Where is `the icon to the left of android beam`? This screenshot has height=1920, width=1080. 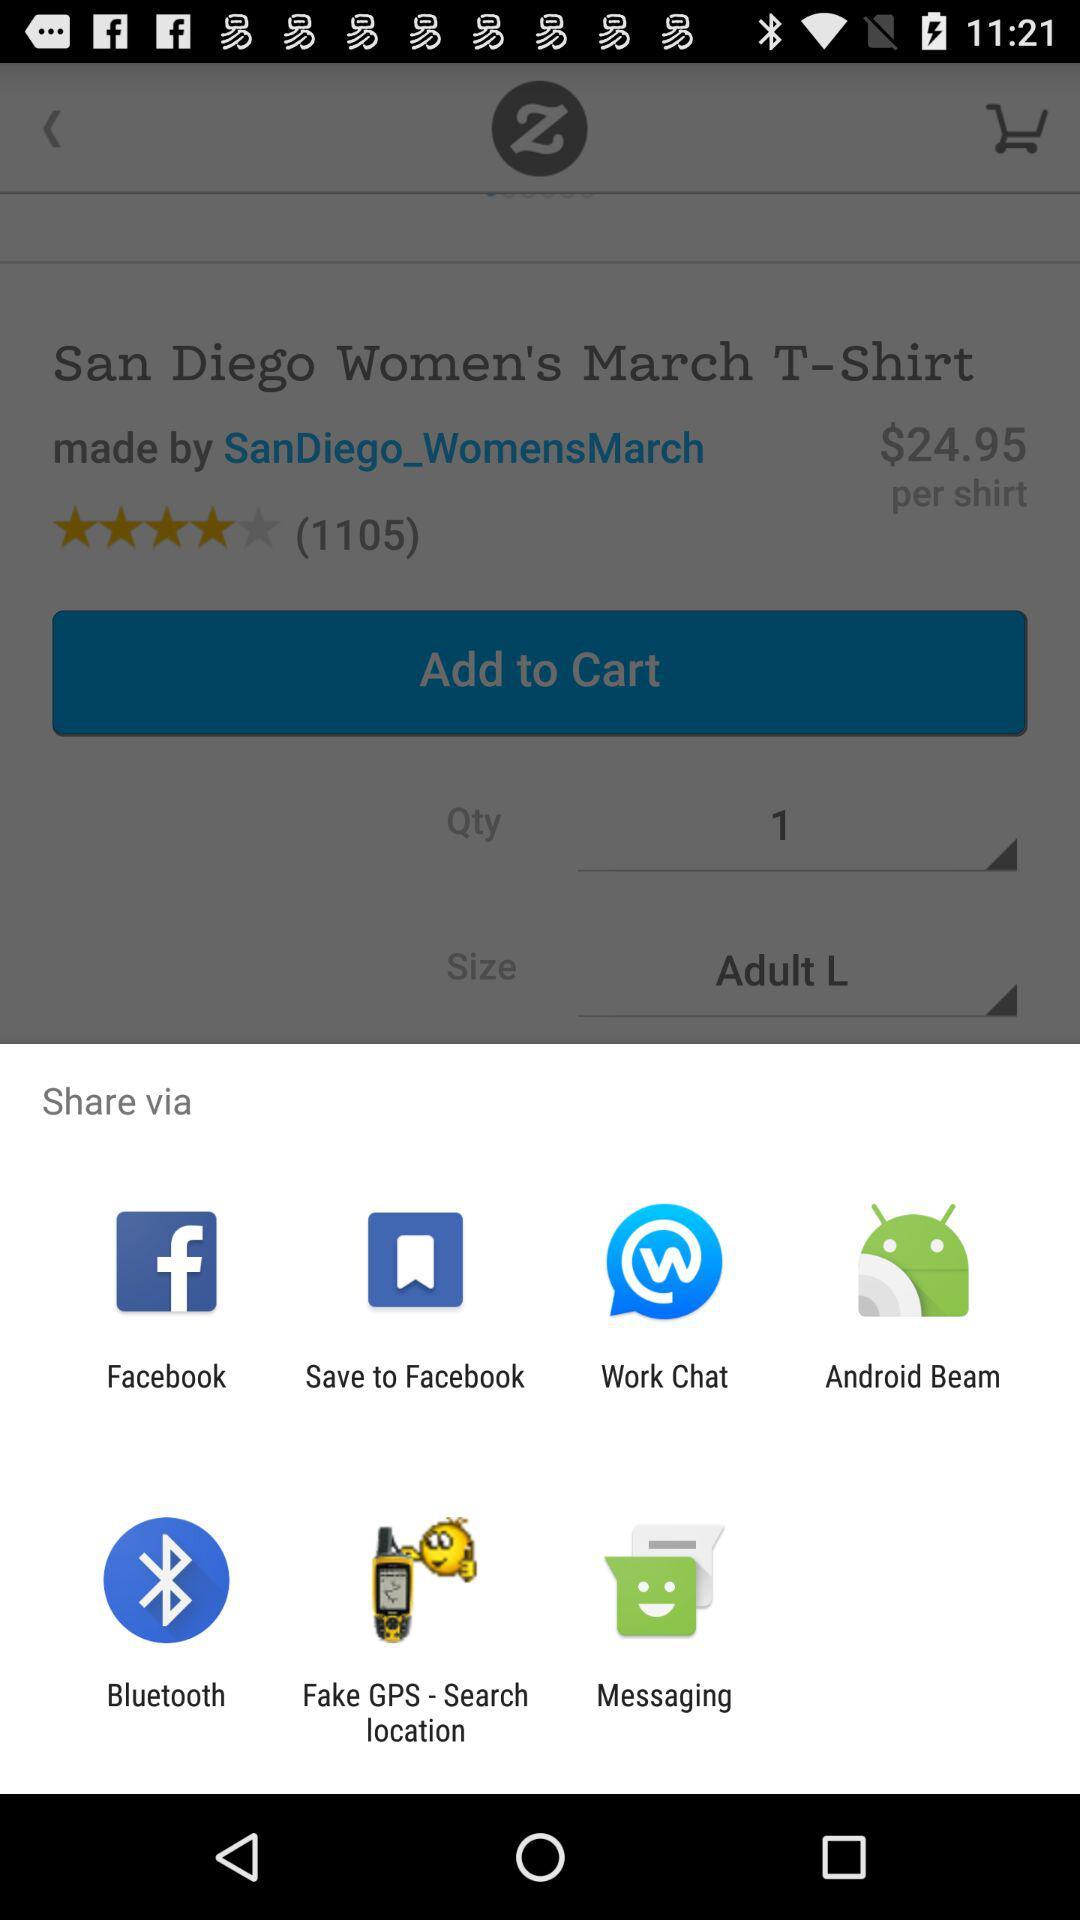
the icon to the left of android beam is located at coordinates (664, 1392).